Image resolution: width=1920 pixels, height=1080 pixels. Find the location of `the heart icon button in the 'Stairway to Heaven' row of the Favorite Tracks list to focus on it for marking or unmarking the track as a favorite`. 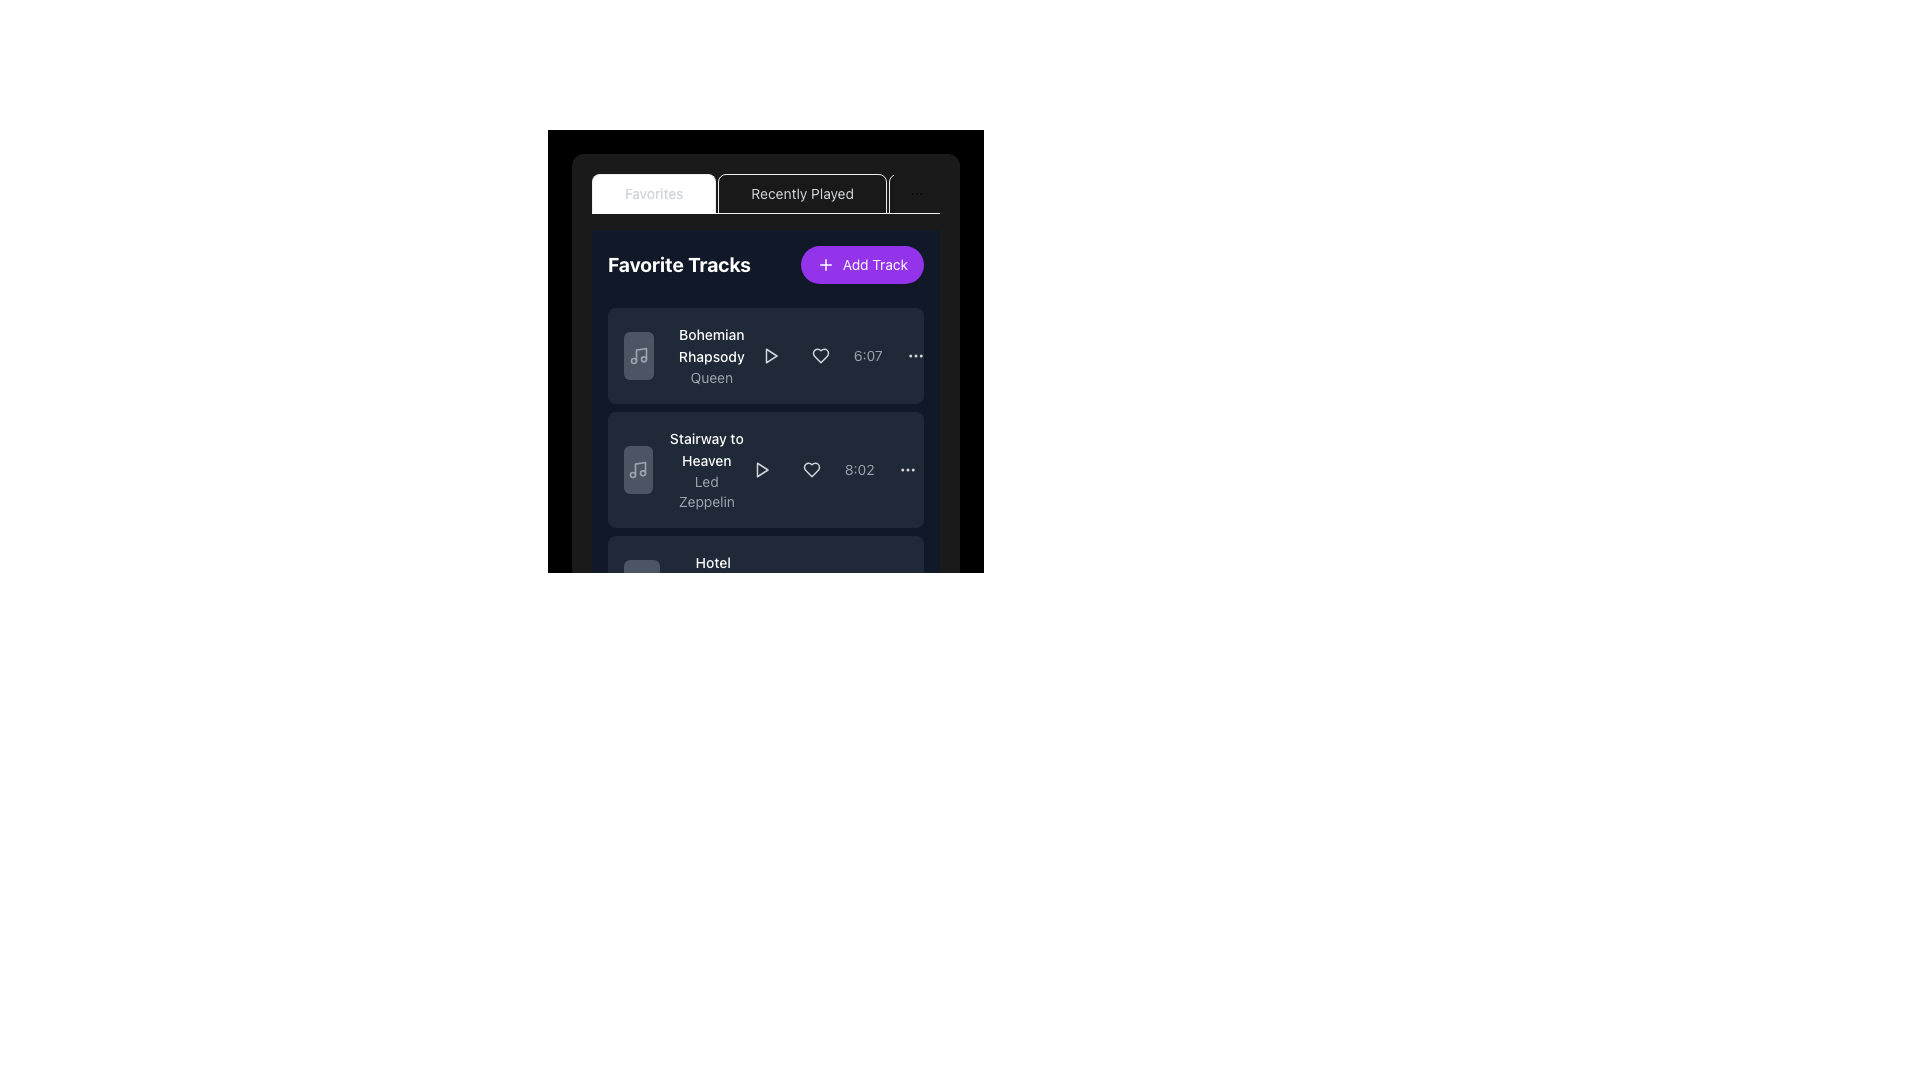

the heart icon button in the 'Stairway to Heaven' row of the Favorite Tracks list to focus on it for marking or unmarking the track as a favorite is located at coordinates (811, 470).